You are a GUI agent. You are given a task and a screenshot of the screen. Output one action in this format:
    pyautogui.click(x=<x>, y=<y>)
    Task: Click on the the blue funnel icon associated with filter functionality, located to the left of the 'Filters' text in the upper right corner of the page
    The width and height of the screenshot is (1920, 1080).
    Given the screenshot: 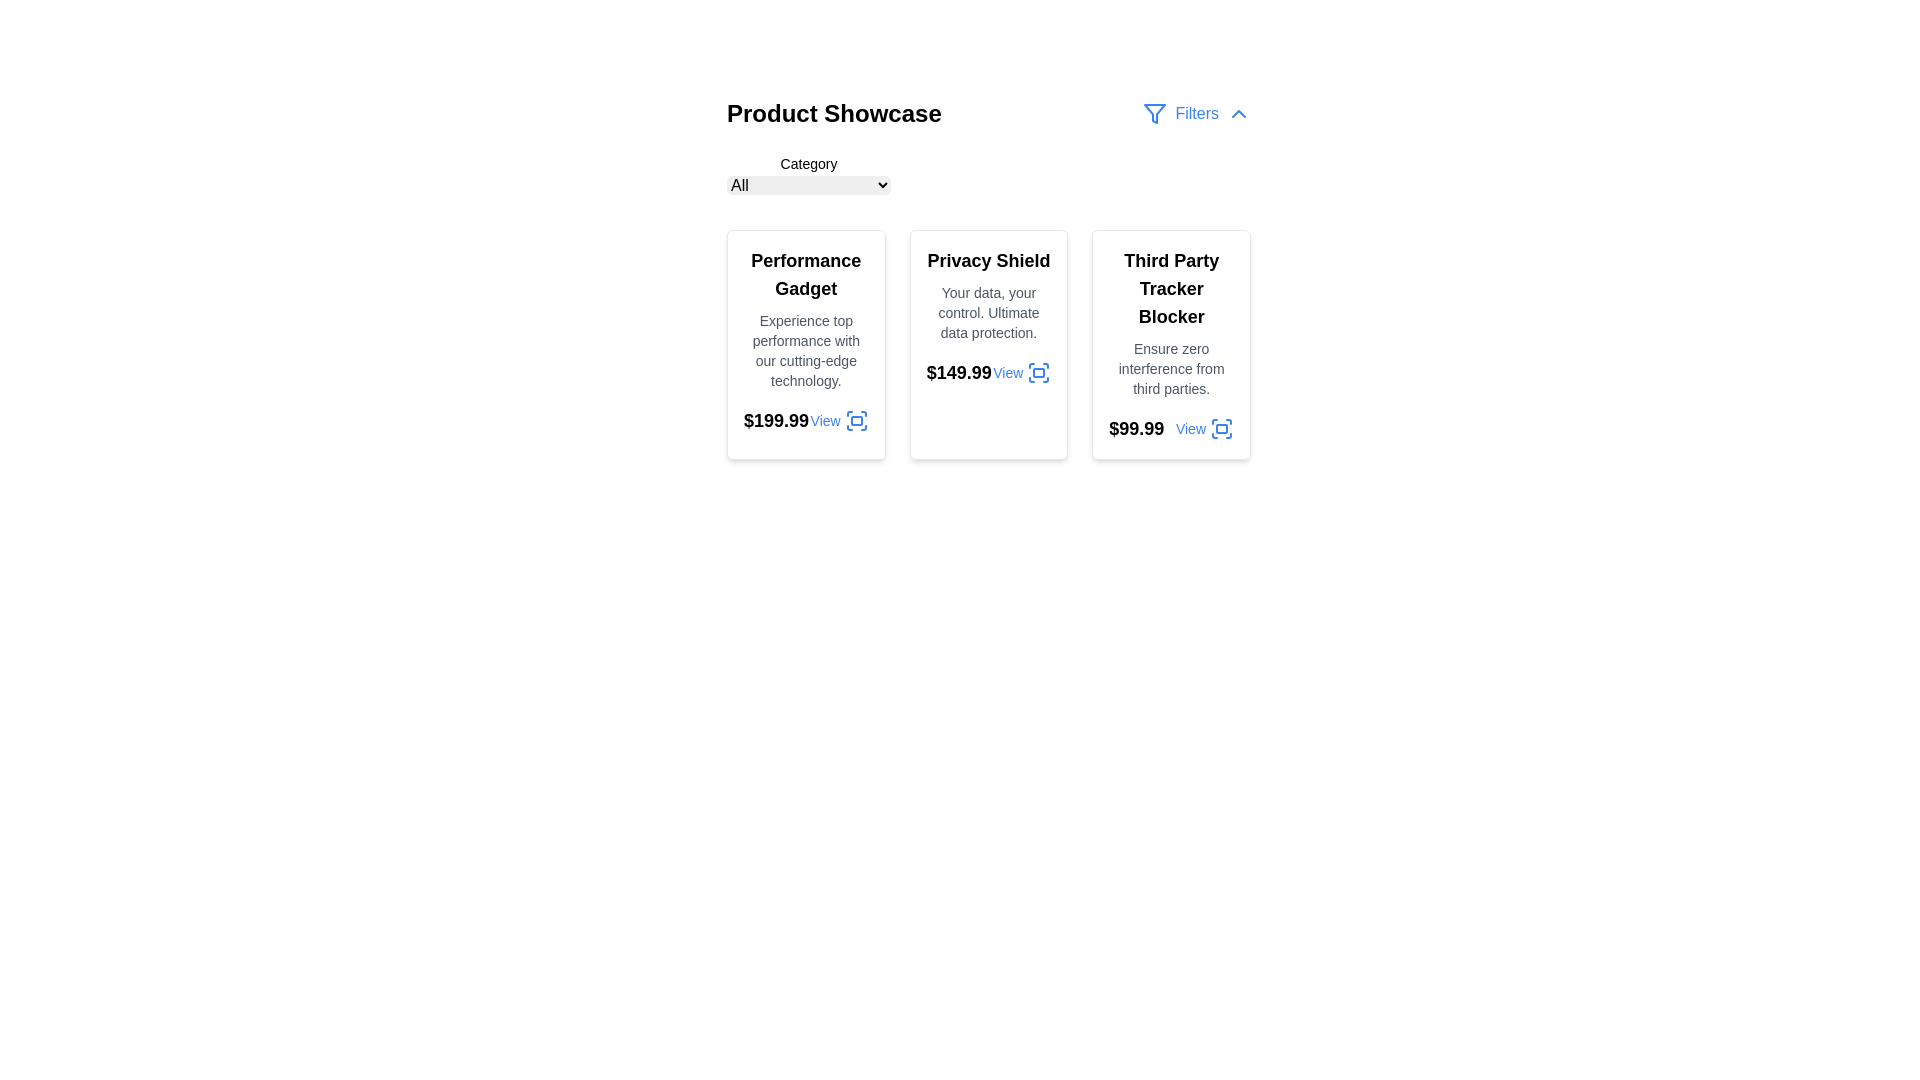 What is the action you would take?
    pyautogui.click(x=1155, y=114)
    